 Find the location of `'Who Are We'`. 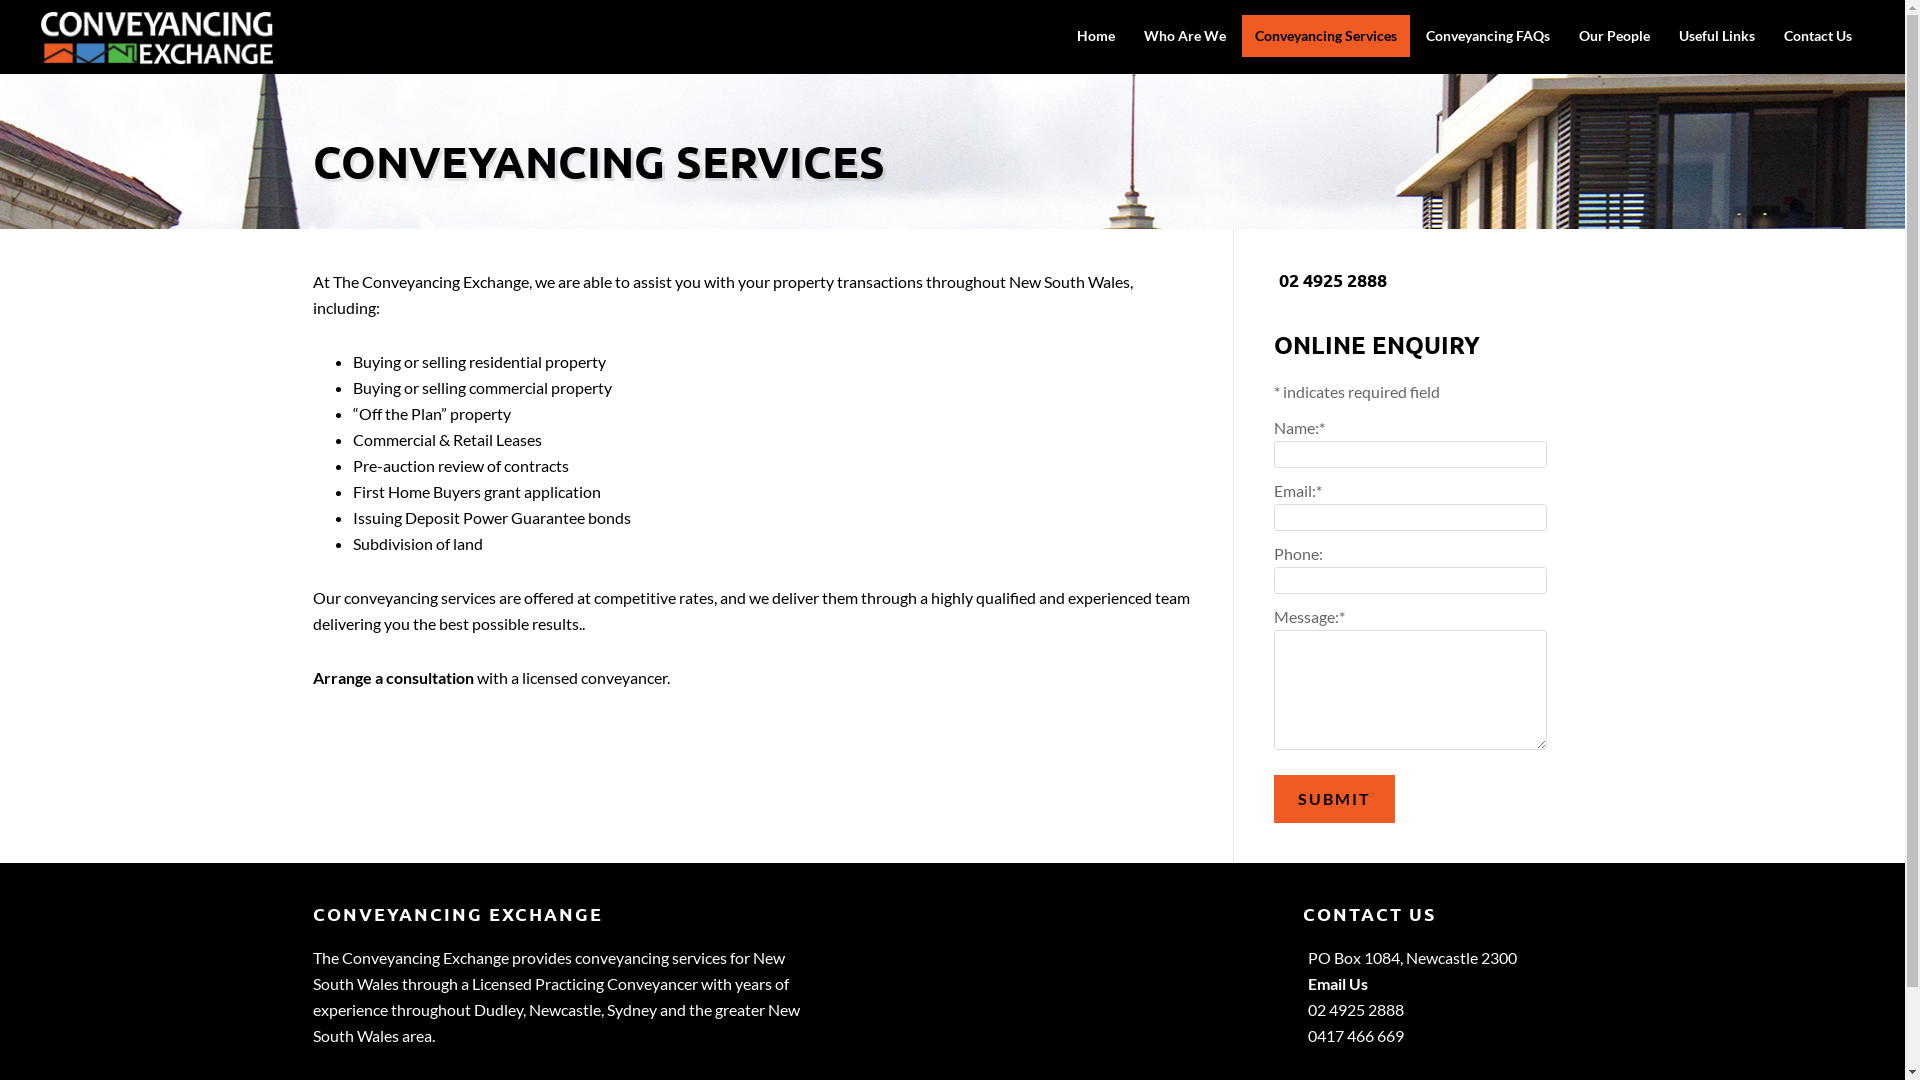

'Who Are We' is located at coordinates (1185, 35).